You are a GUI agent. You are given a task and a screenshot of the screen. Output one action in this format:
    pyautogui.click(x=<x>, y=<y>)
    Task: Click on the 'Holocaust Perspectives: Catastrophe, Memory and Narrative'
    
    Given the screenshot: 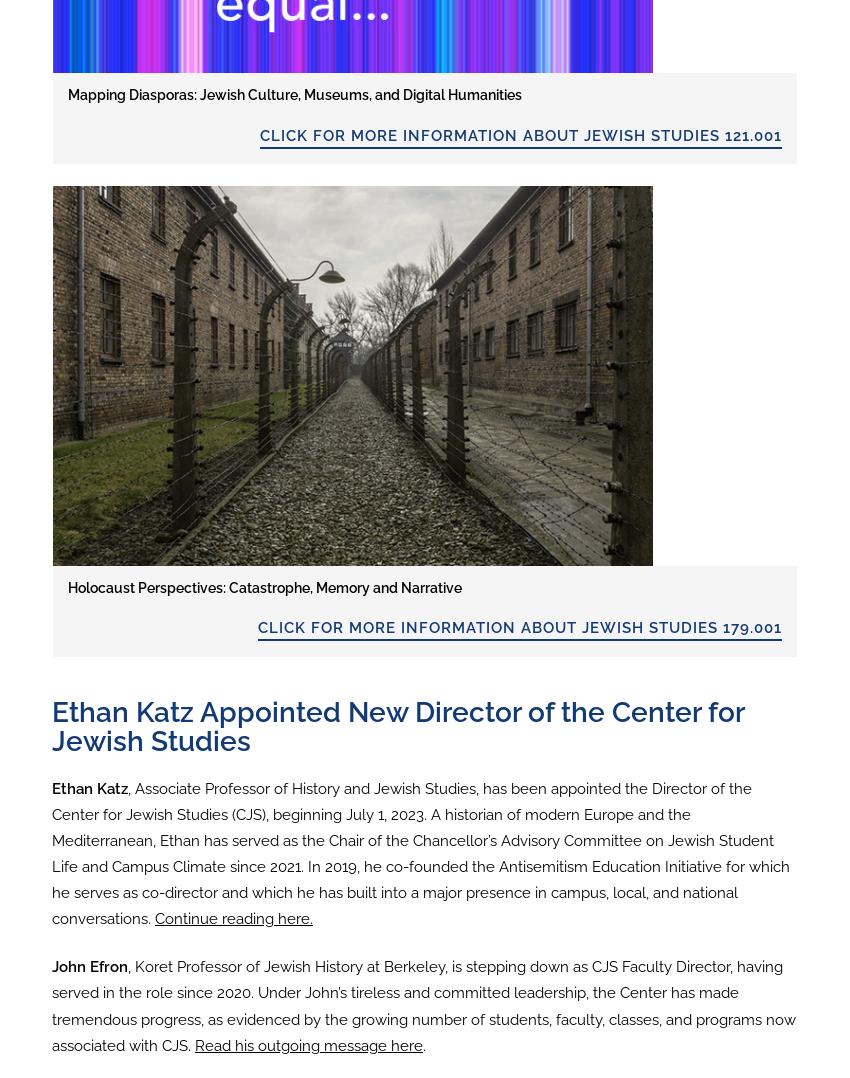 What is the action you would take?
    pyautogui.click(x=264, y=586)
    